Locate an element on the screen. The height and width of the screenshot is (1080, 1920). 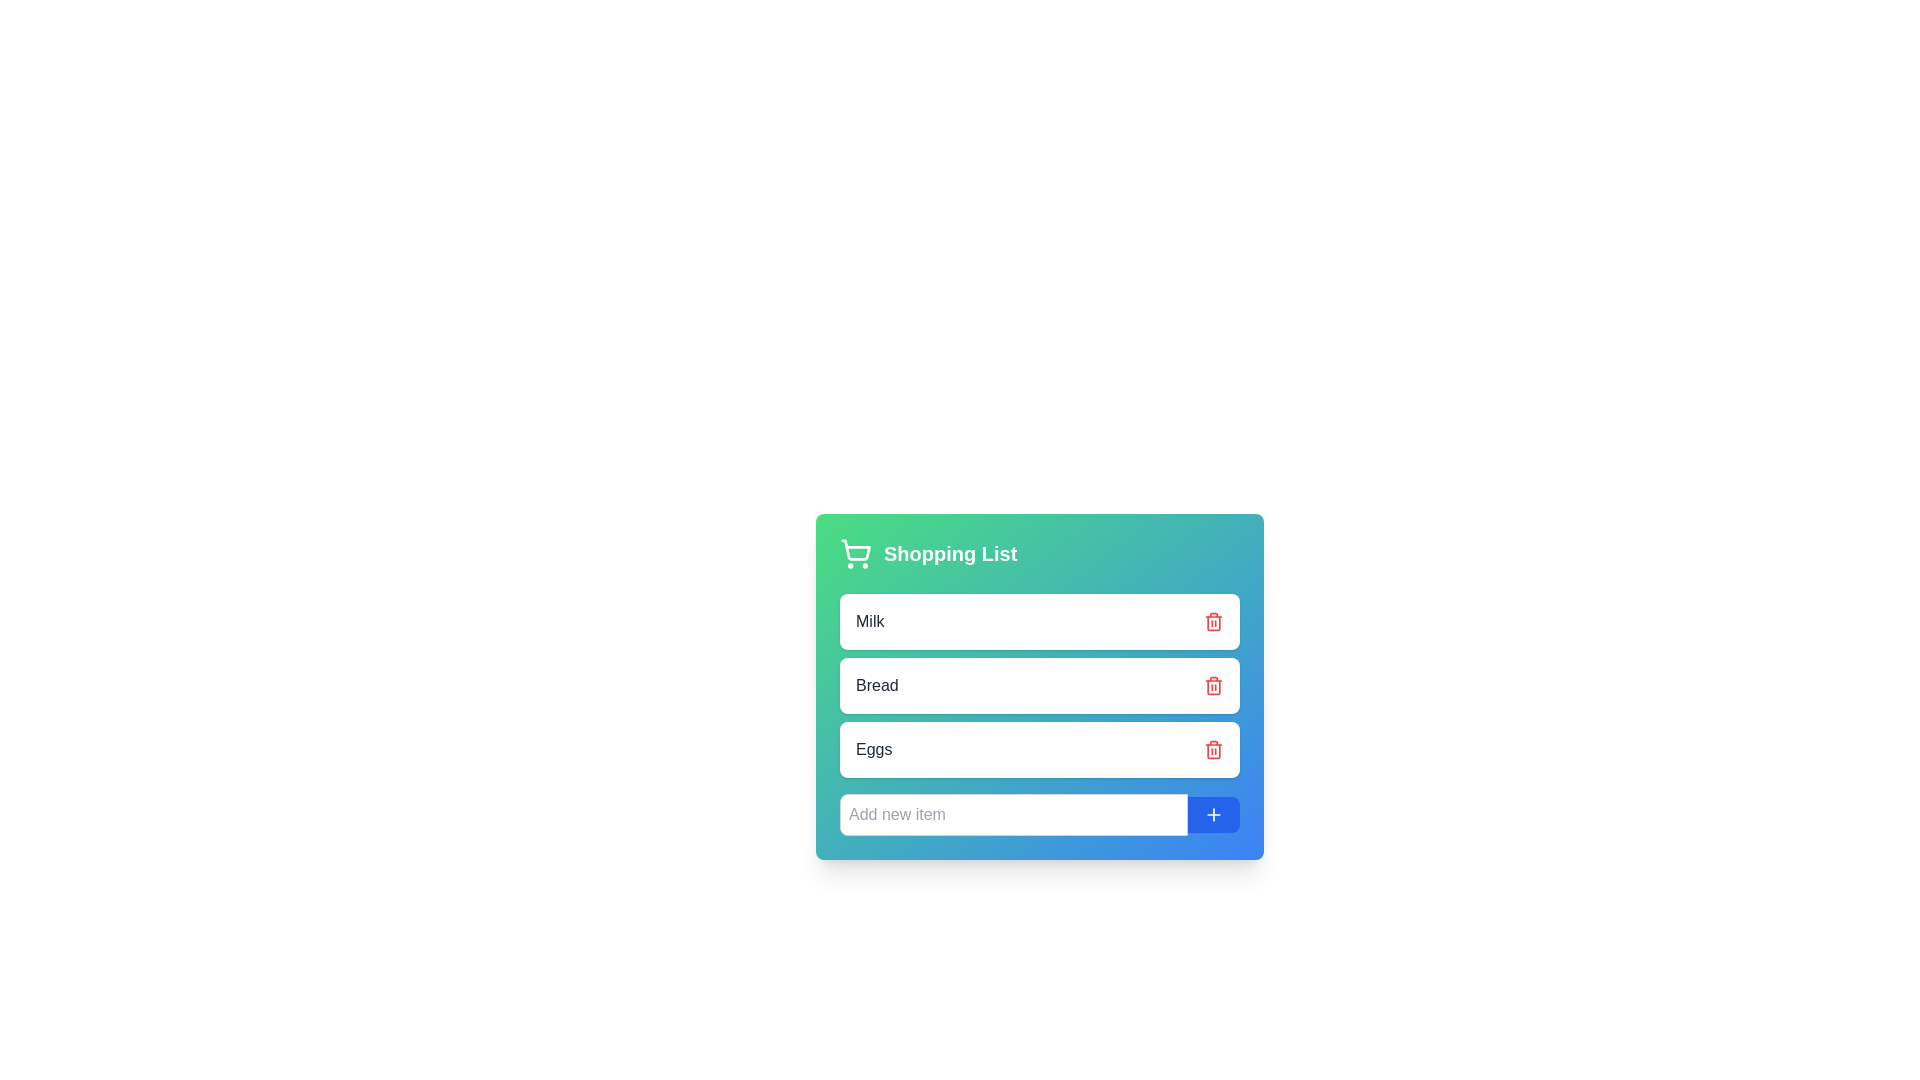
the informational label indicating the name of the first item in the shopping list, located on the left side of the first row in a card layout beneath the 'Shopping List' header is located at coordinates (870, 620).